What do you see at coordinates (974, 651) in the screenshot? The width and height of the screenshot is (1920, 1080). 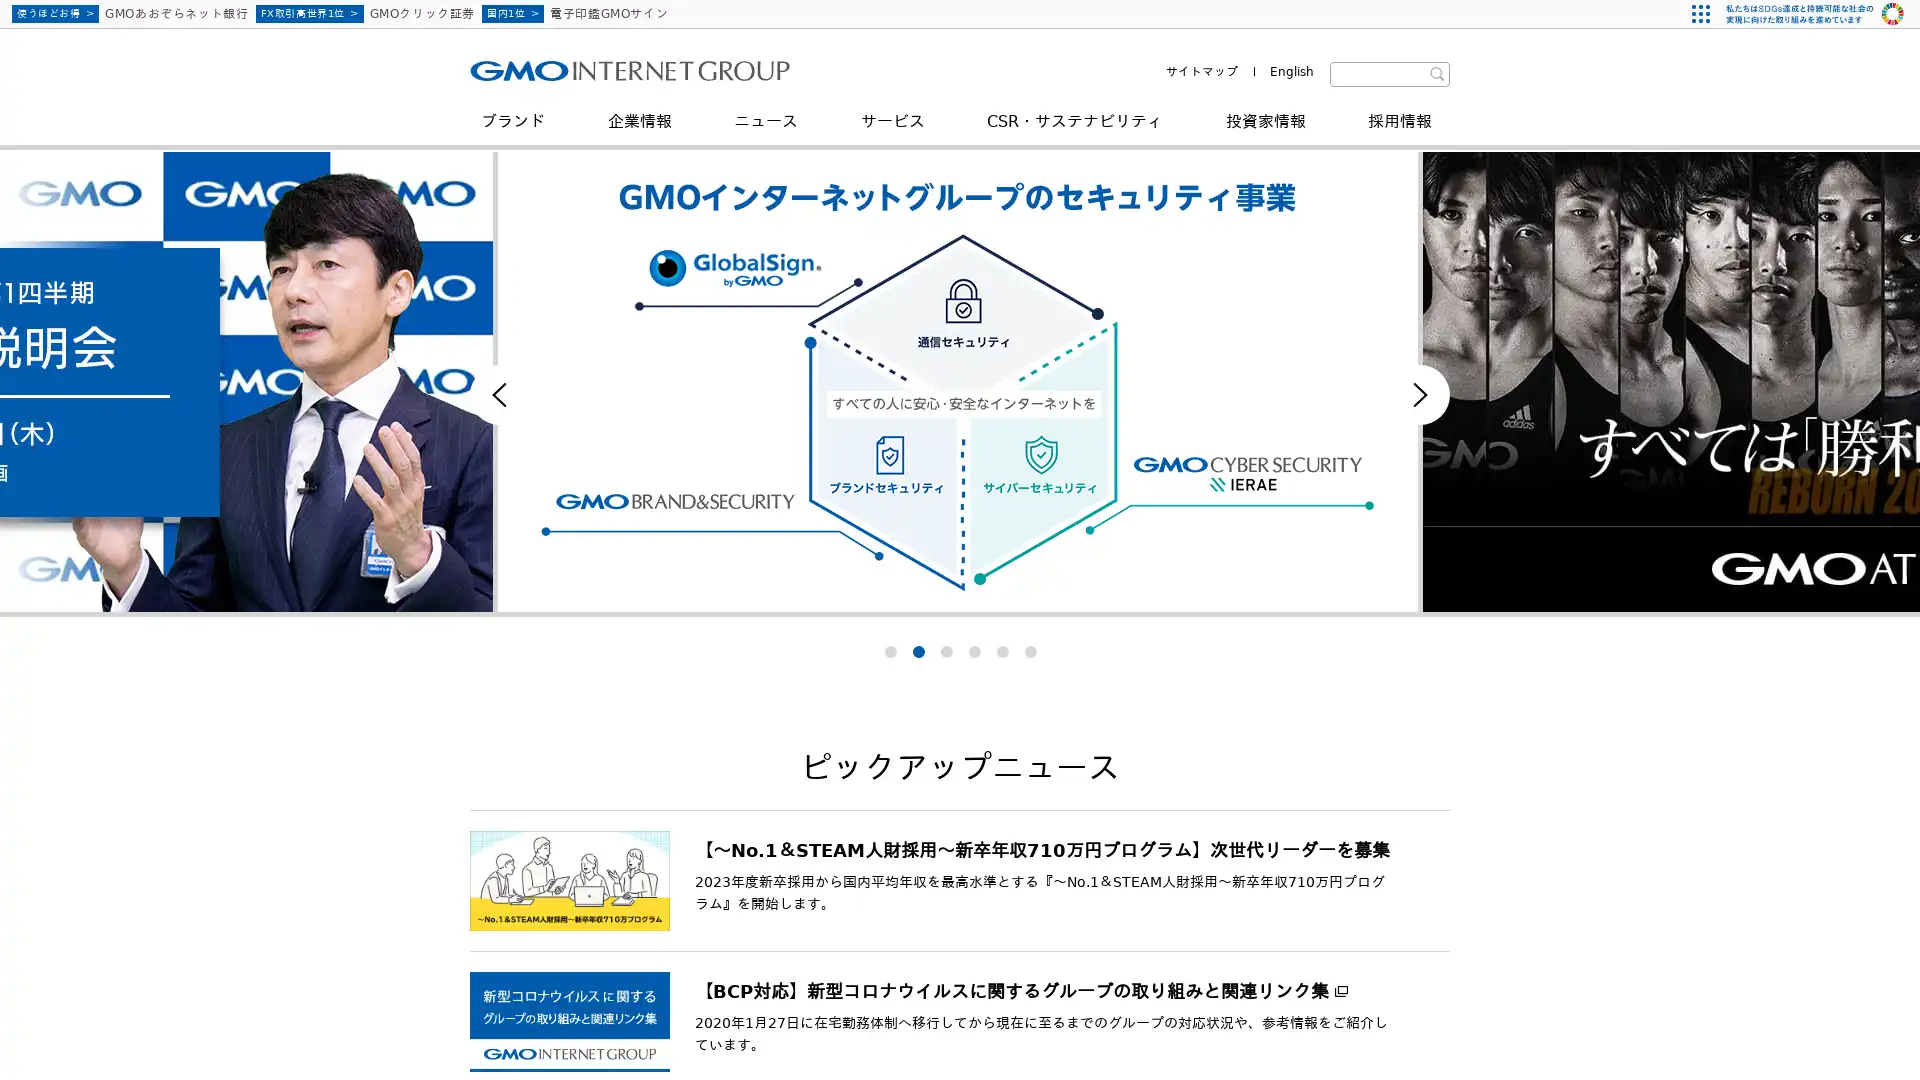 I see `4` at bounding box center [974, 651].